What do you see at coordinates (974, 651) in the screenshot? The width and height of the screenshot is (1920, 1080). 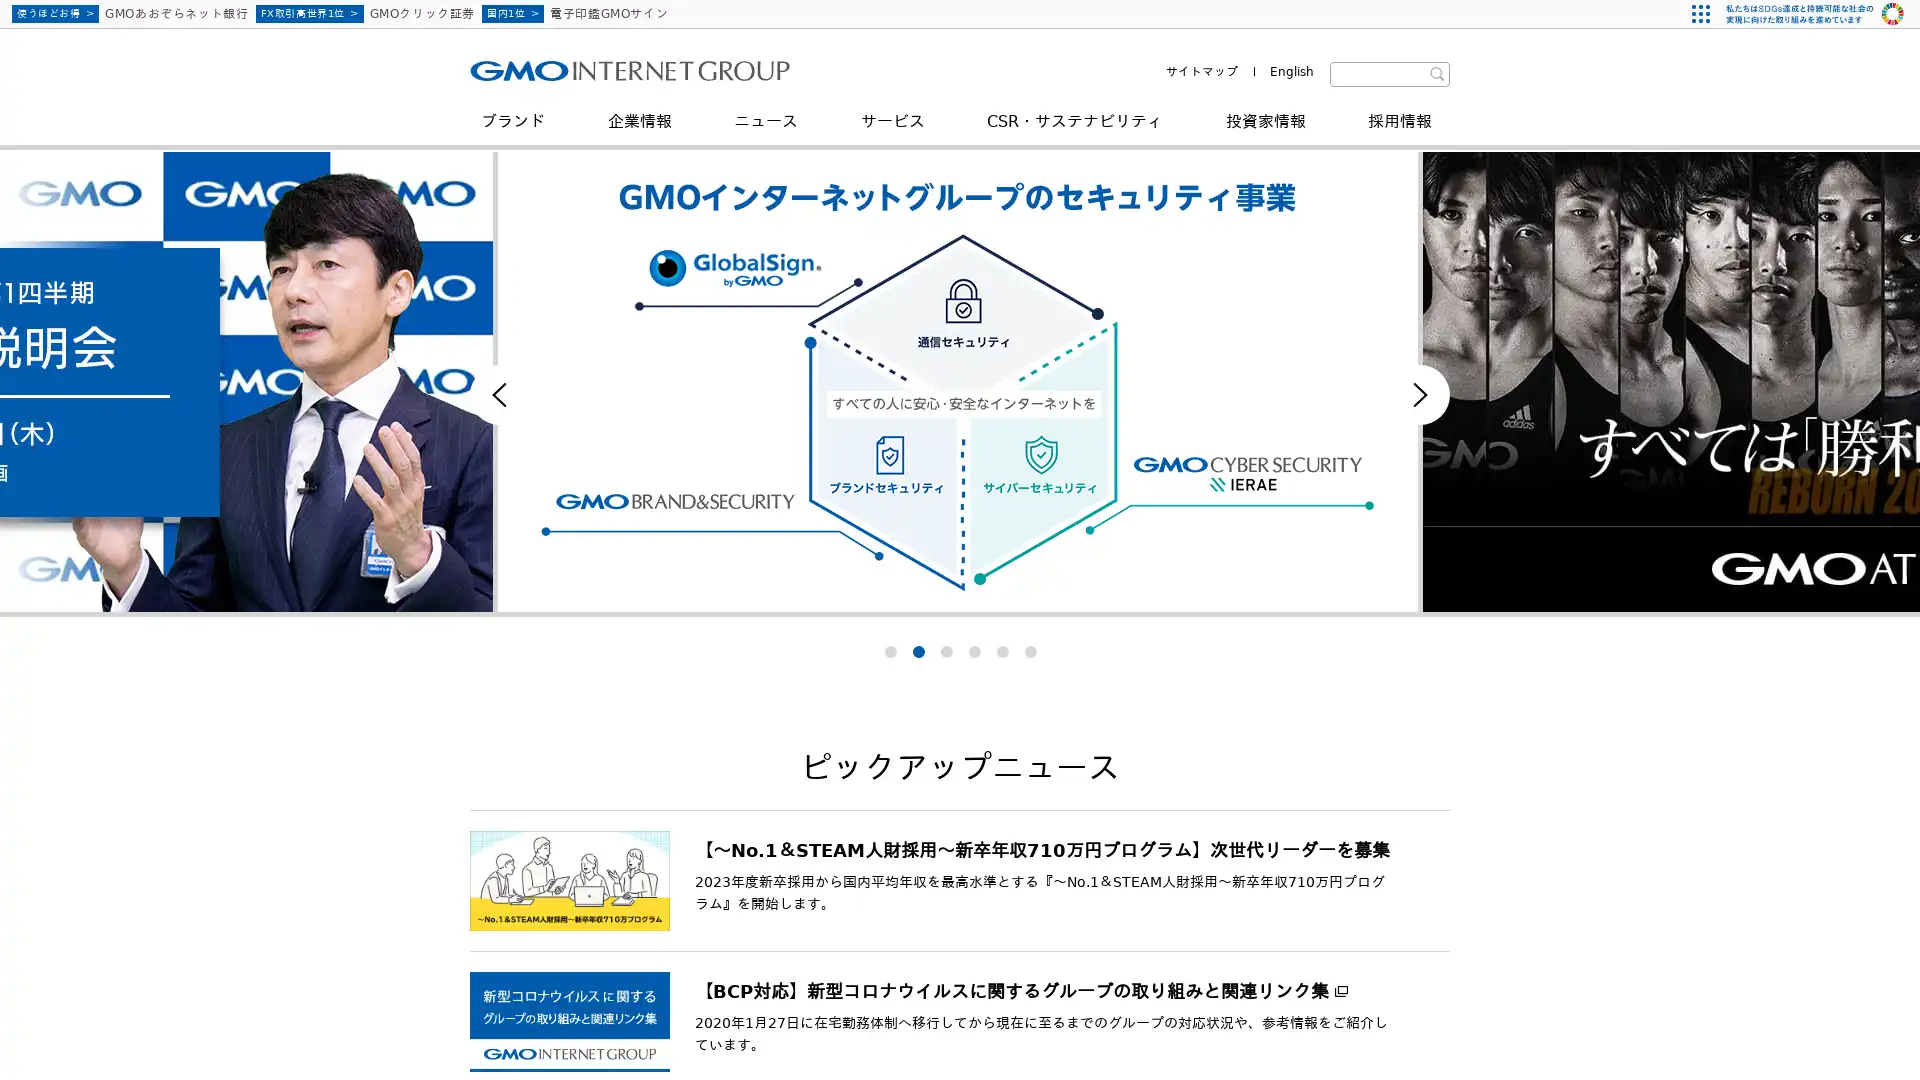 I see `4` at bounding box center [974, 651].